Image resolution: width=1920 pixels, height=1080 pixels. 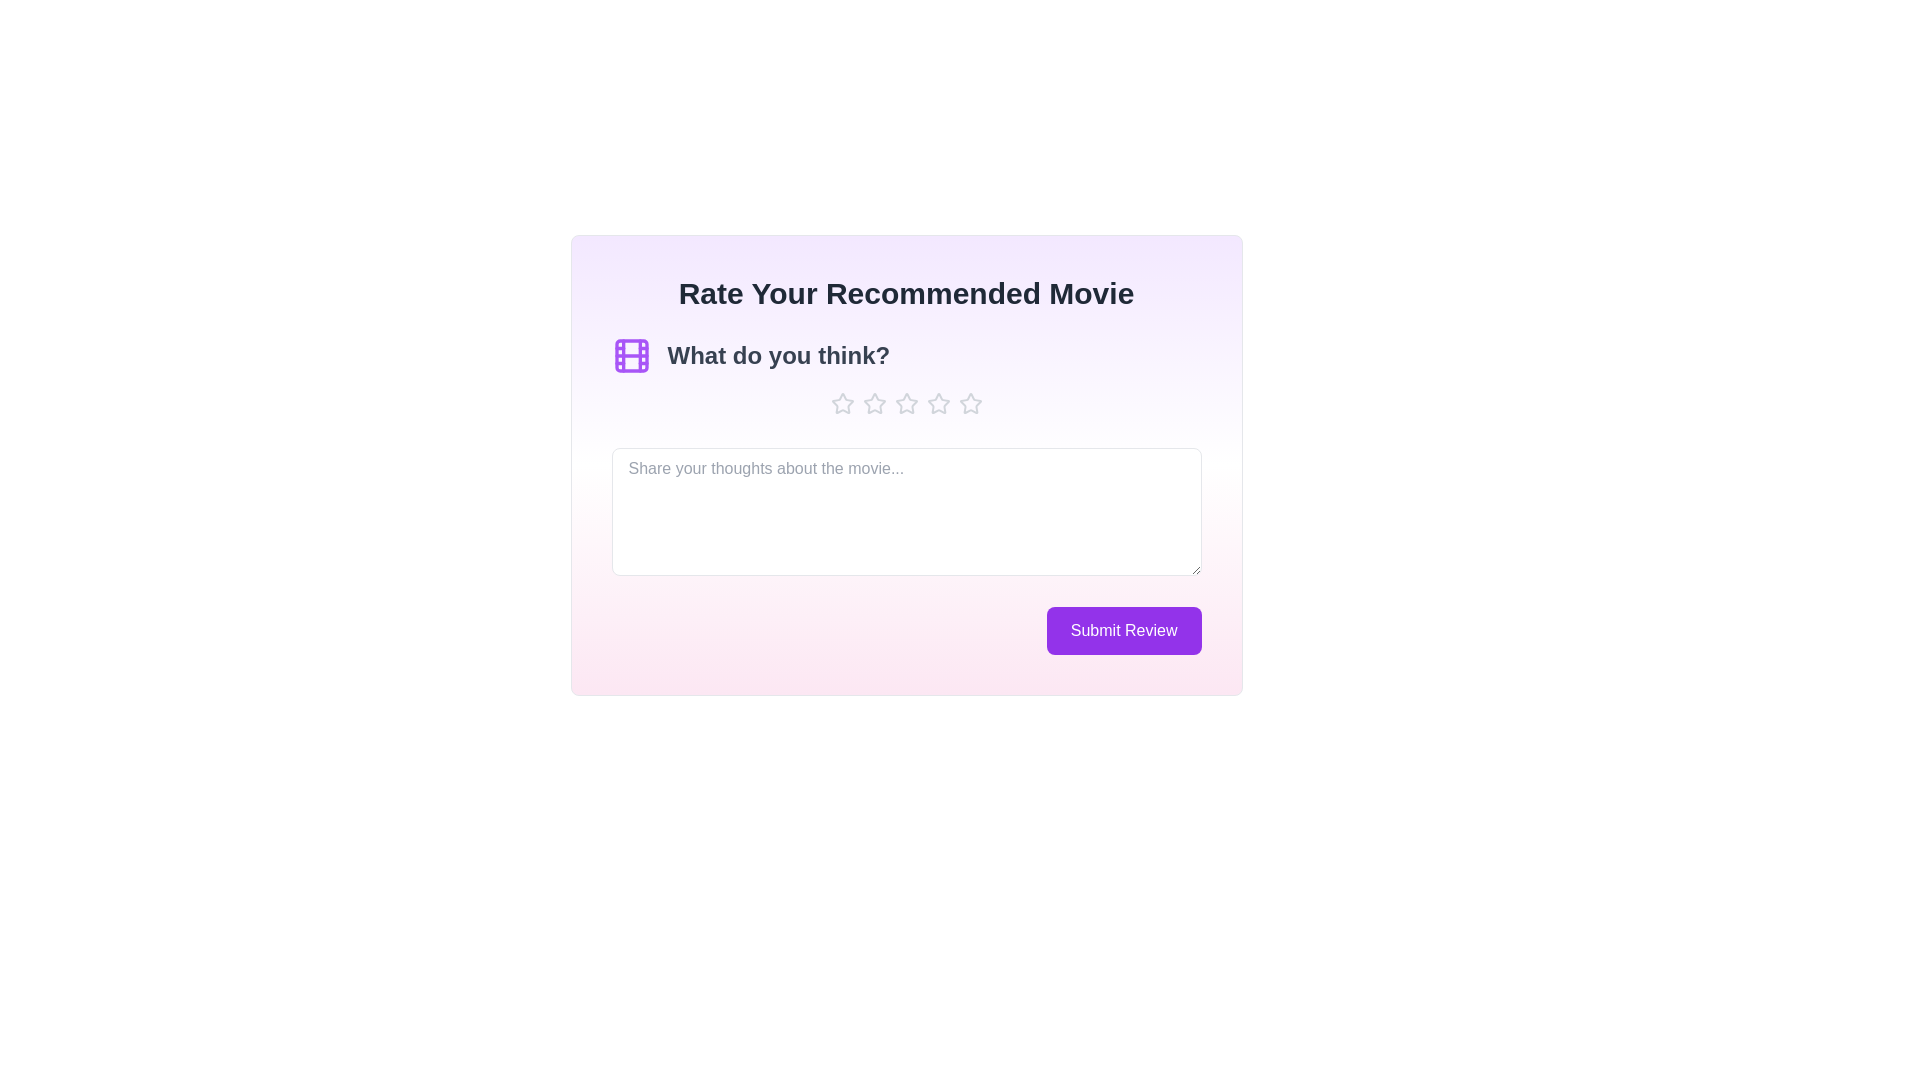 I want to click on the textarea to focus and type the review text, so click(x=905, y=511).